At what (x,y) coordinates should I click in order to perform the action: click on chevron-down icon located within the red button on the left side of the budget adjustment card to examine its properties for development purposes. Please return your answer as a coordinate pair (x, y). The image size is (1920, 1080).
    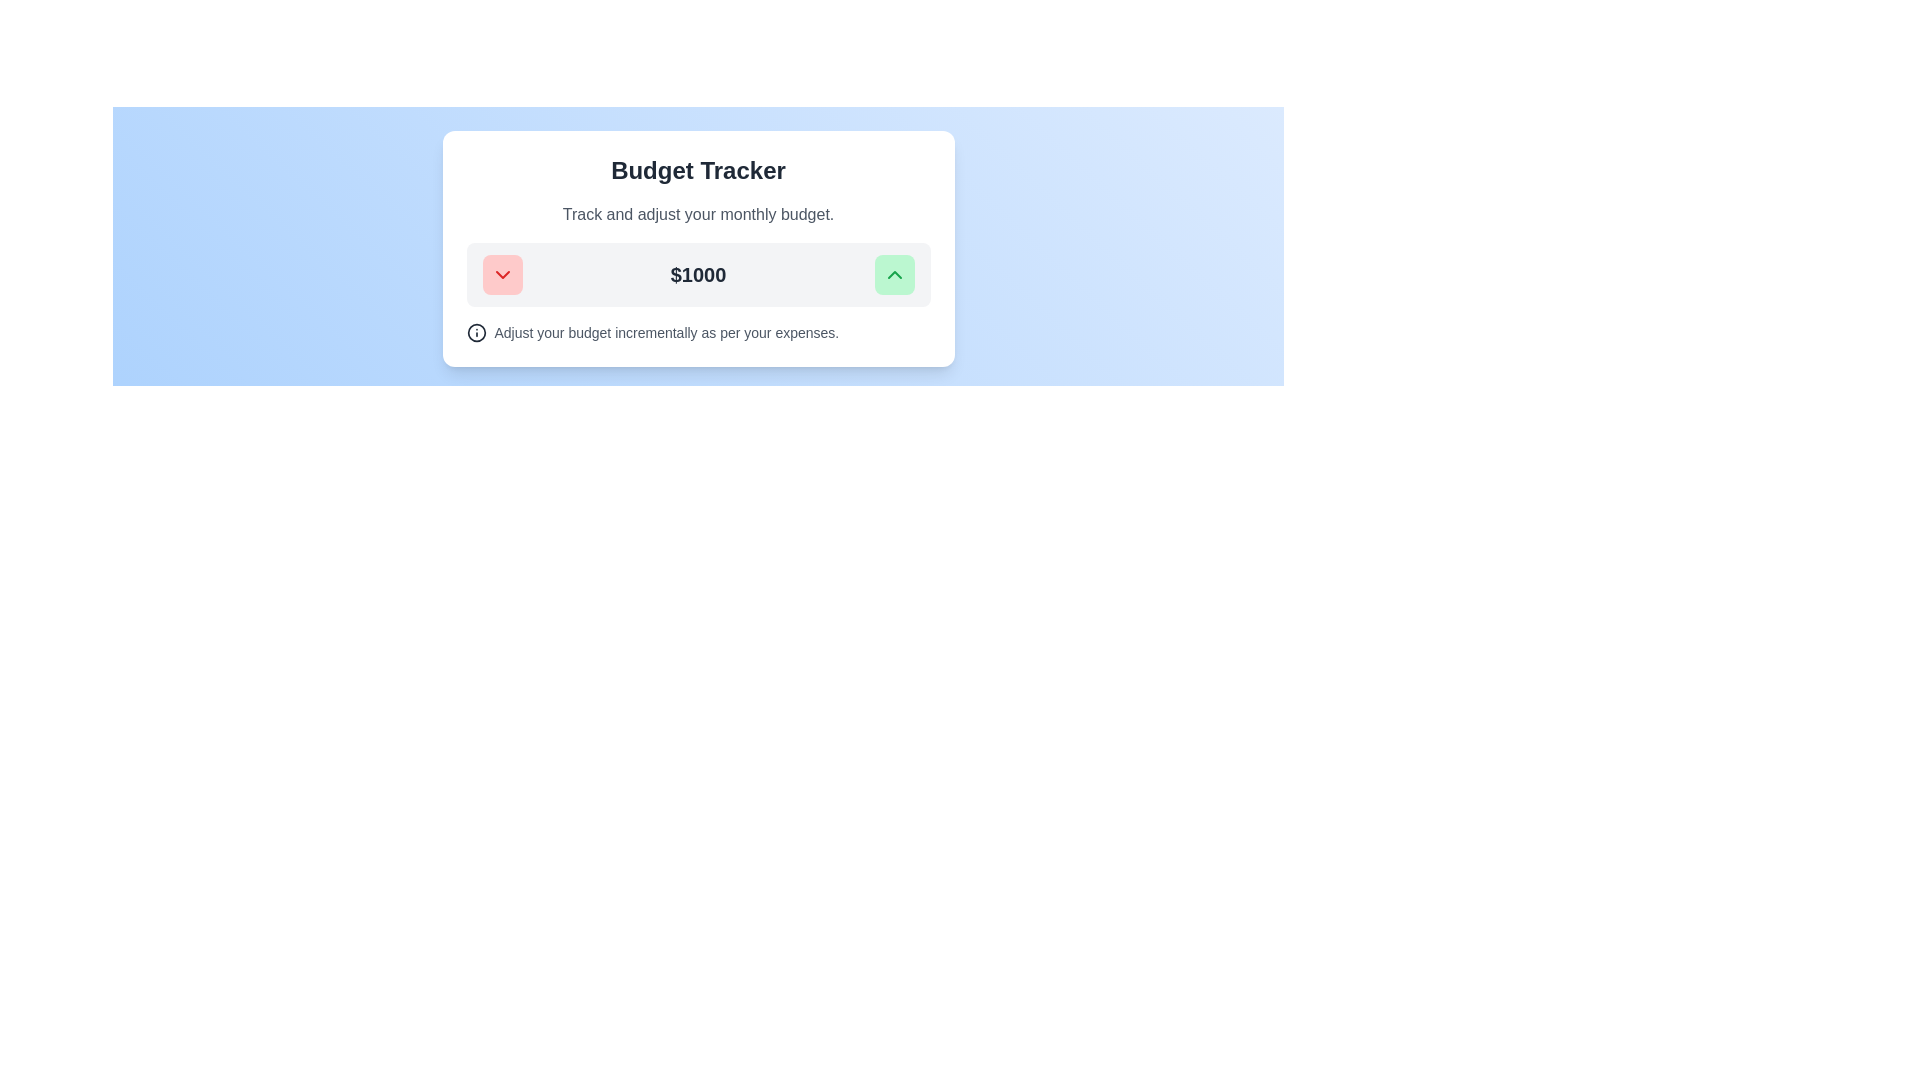
    Looking at the image, I should click on (502, 274).